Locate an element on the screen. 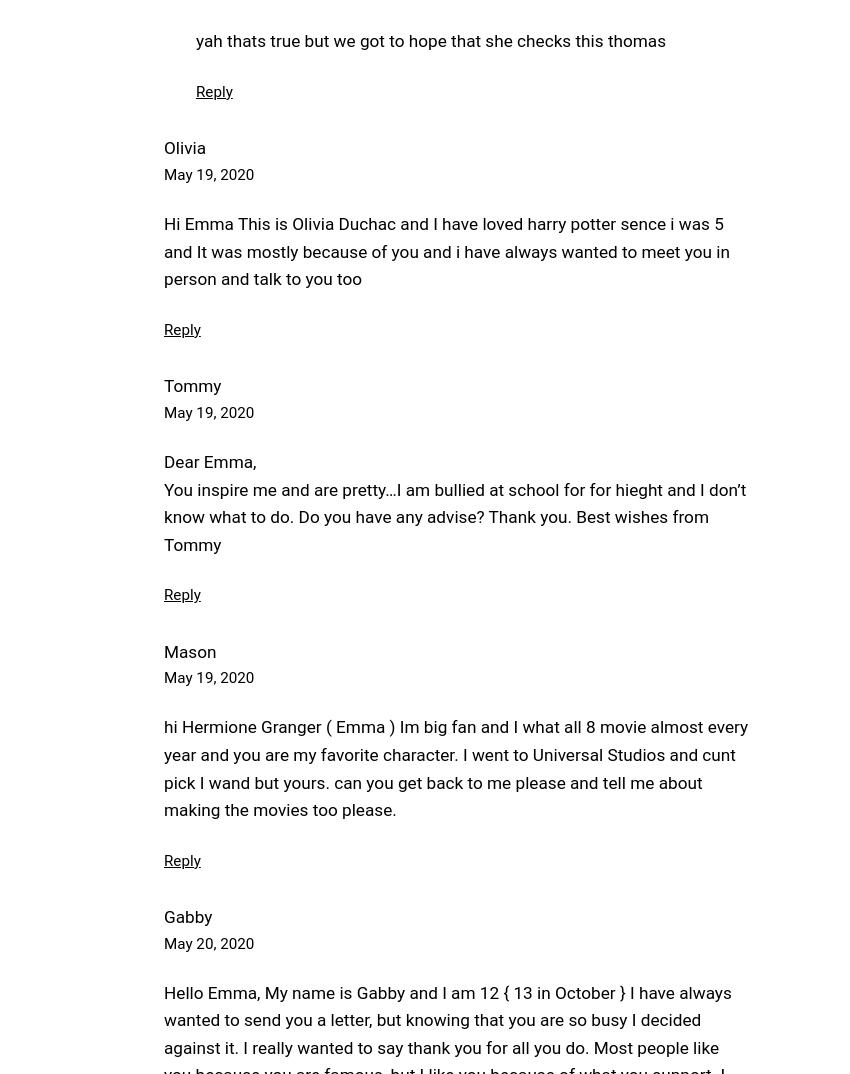  'yah thats true but we got to hope that she checks this thomas' is located at coordinates (430, 40).